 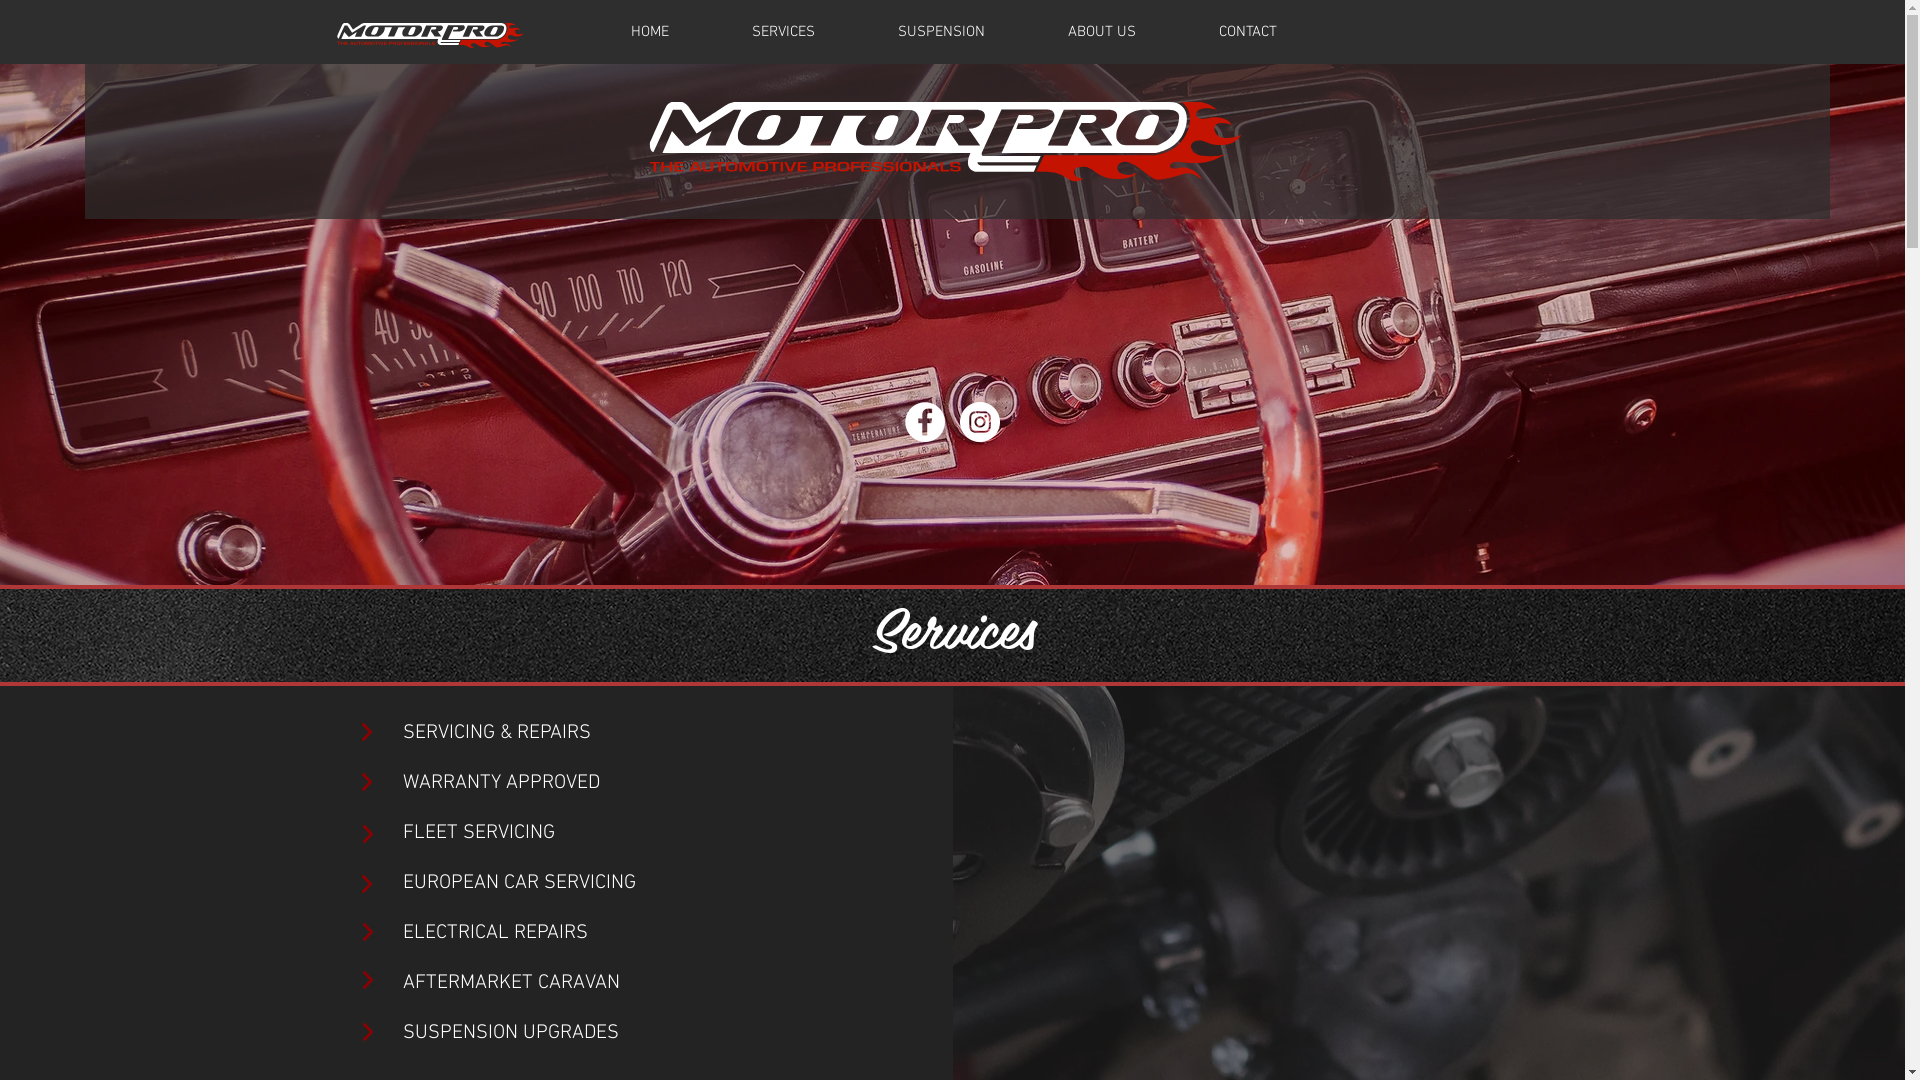 What do you see at coordinates (781, 31) in the screenshot?
I see `'SERVICES'` at bounding box center [781, 31].